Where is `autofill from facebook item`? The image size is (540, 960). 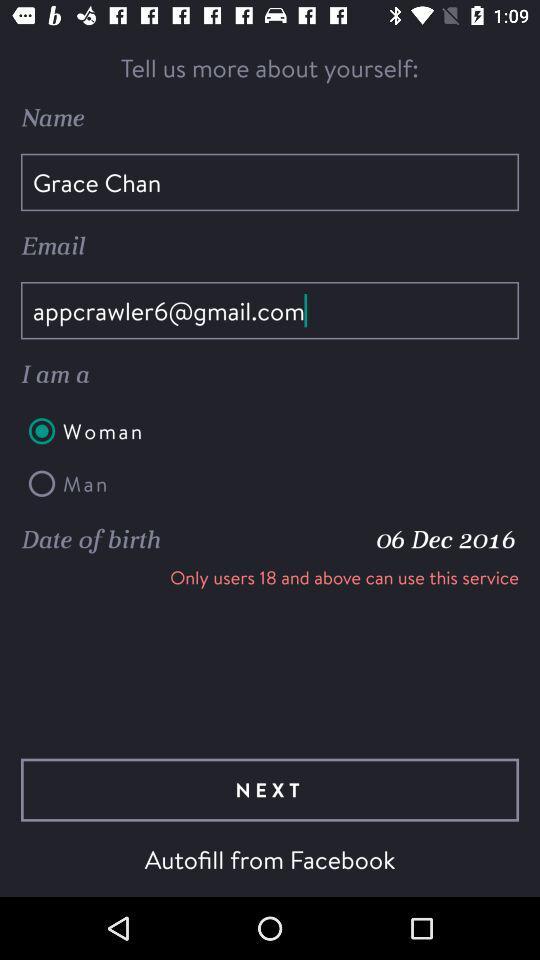 autofill from facebook item is located at coordinates (270, 858).